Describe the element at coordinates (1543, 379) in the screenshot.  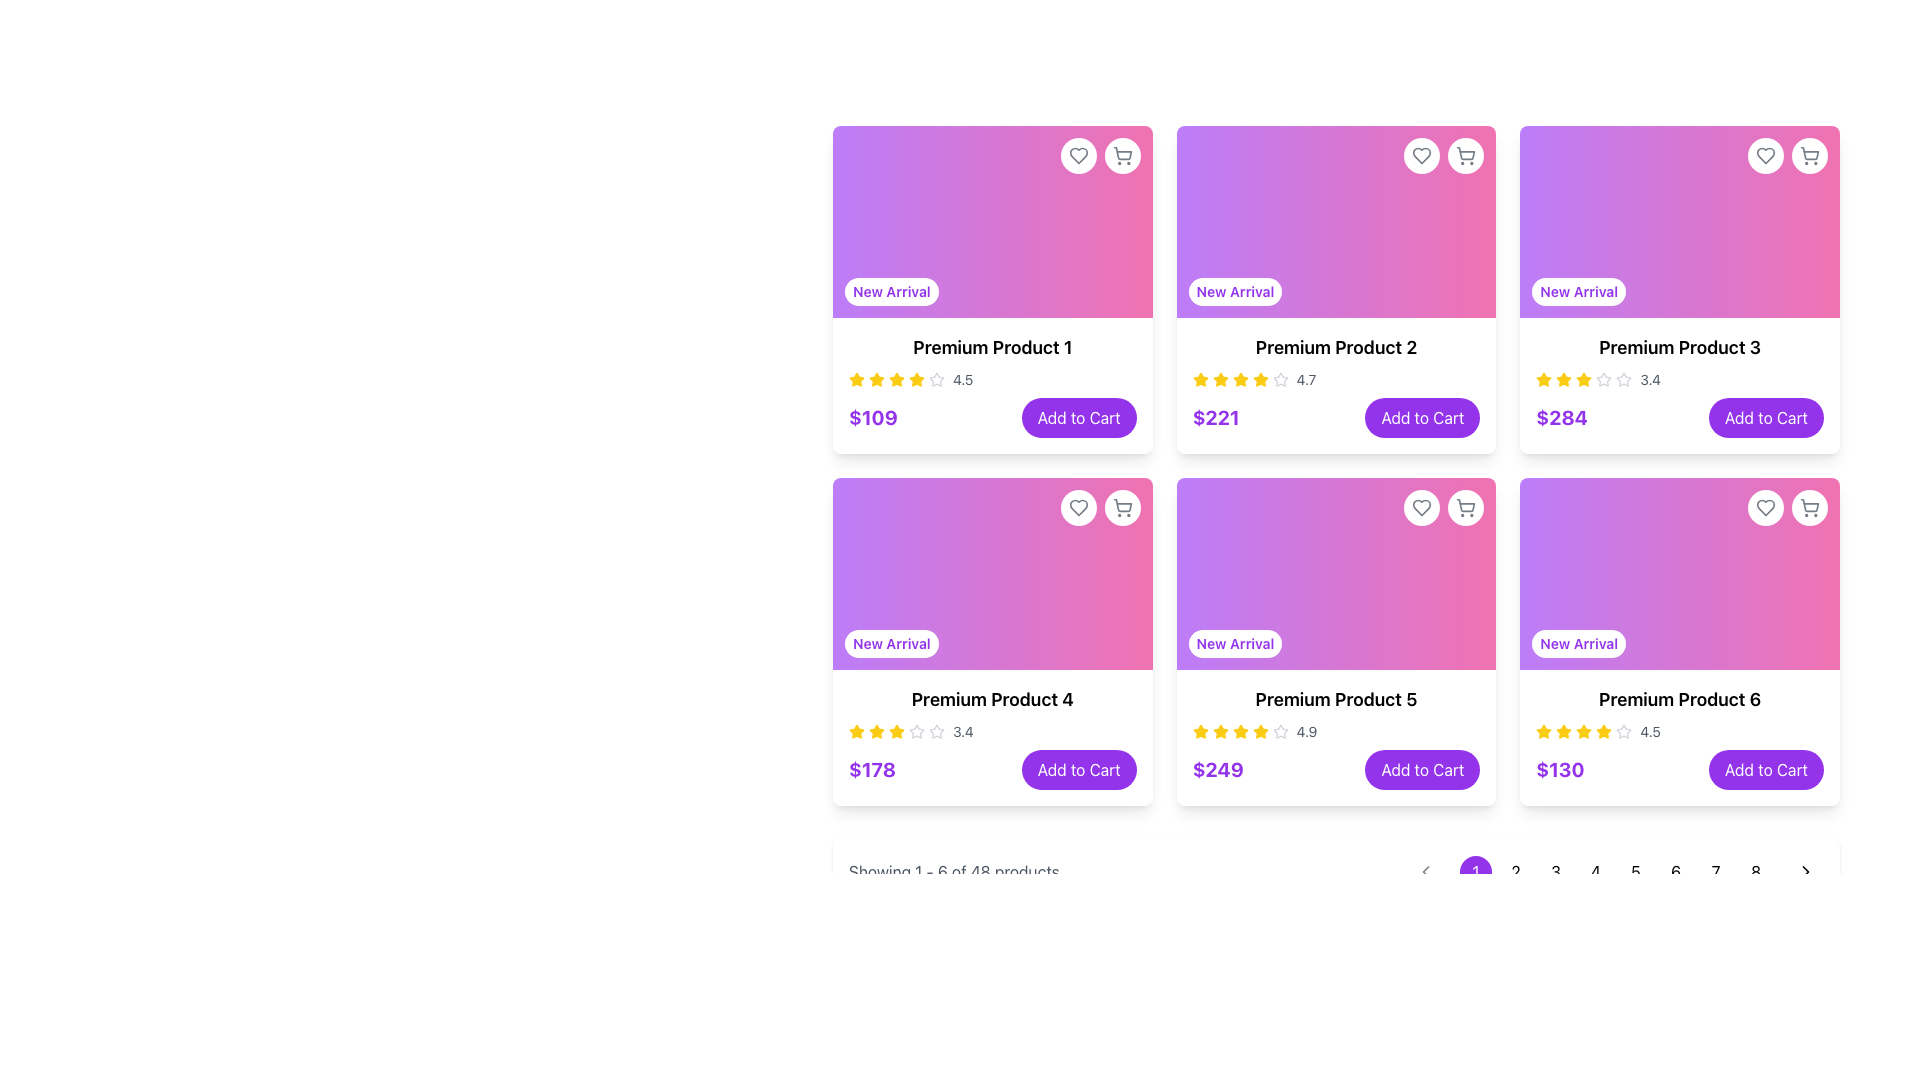
I see `the yellow filled star icon representing user rating located underneath the product name in the third product card of the list` at that location.